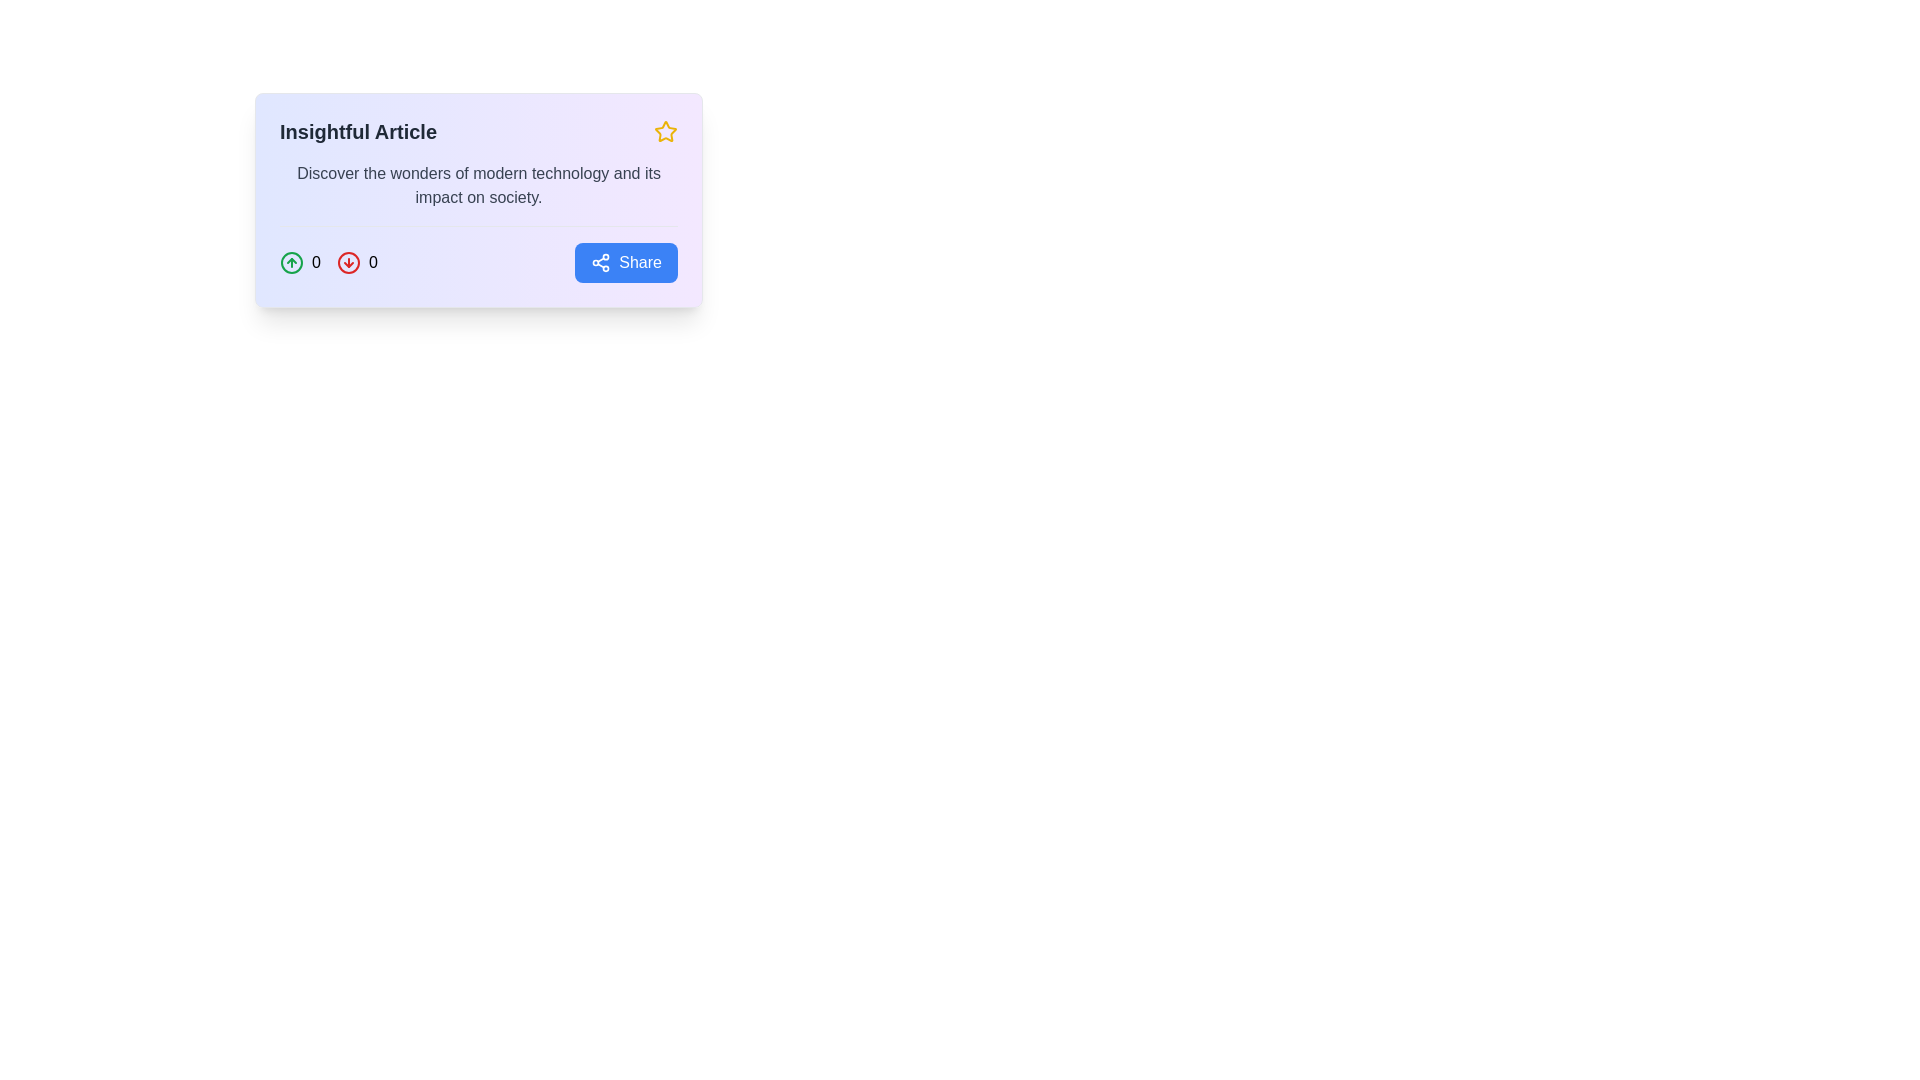 This screenshot has height=1080, width=1920. I want to click on text displayed in the Text Label element that shows the message: 'Discover the wonders of modern technology and its impact on society.', so click(478, 185).